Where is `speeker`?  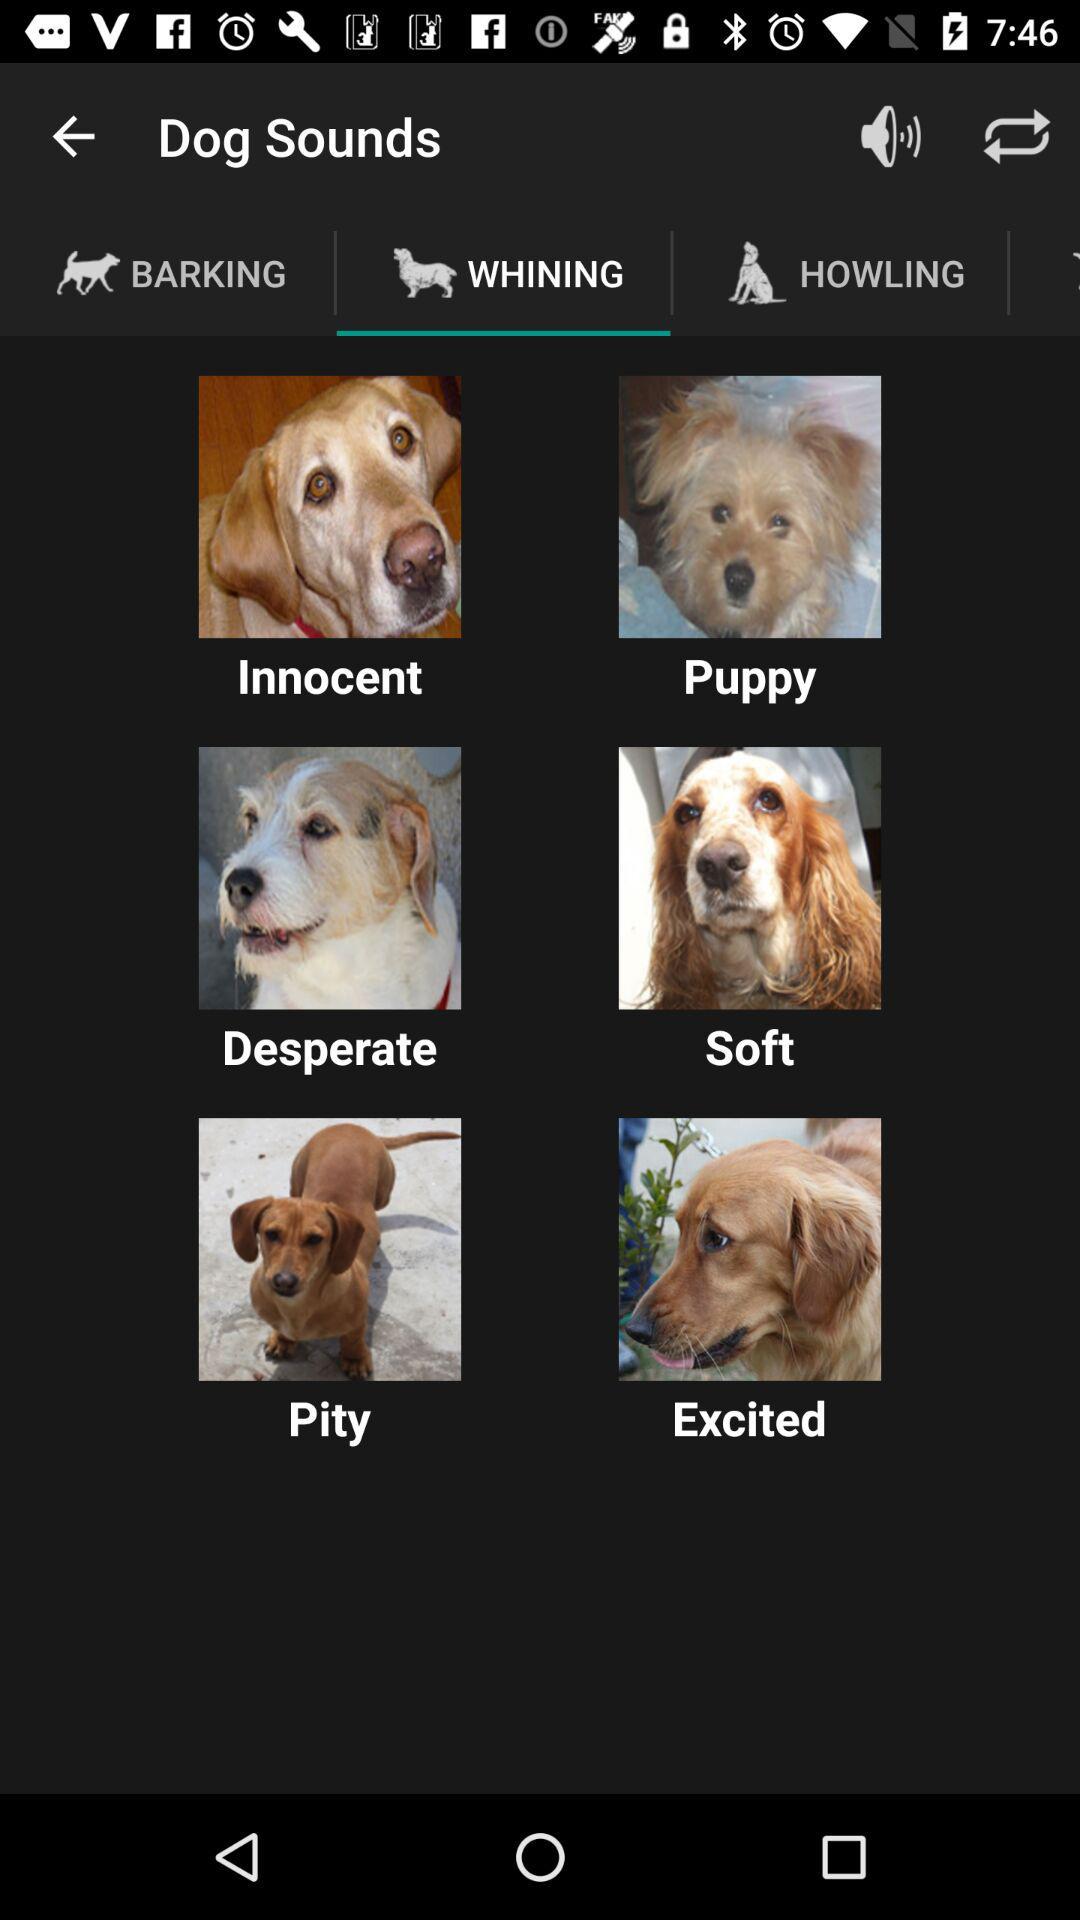
speeker is located at coordinates (890, 135).